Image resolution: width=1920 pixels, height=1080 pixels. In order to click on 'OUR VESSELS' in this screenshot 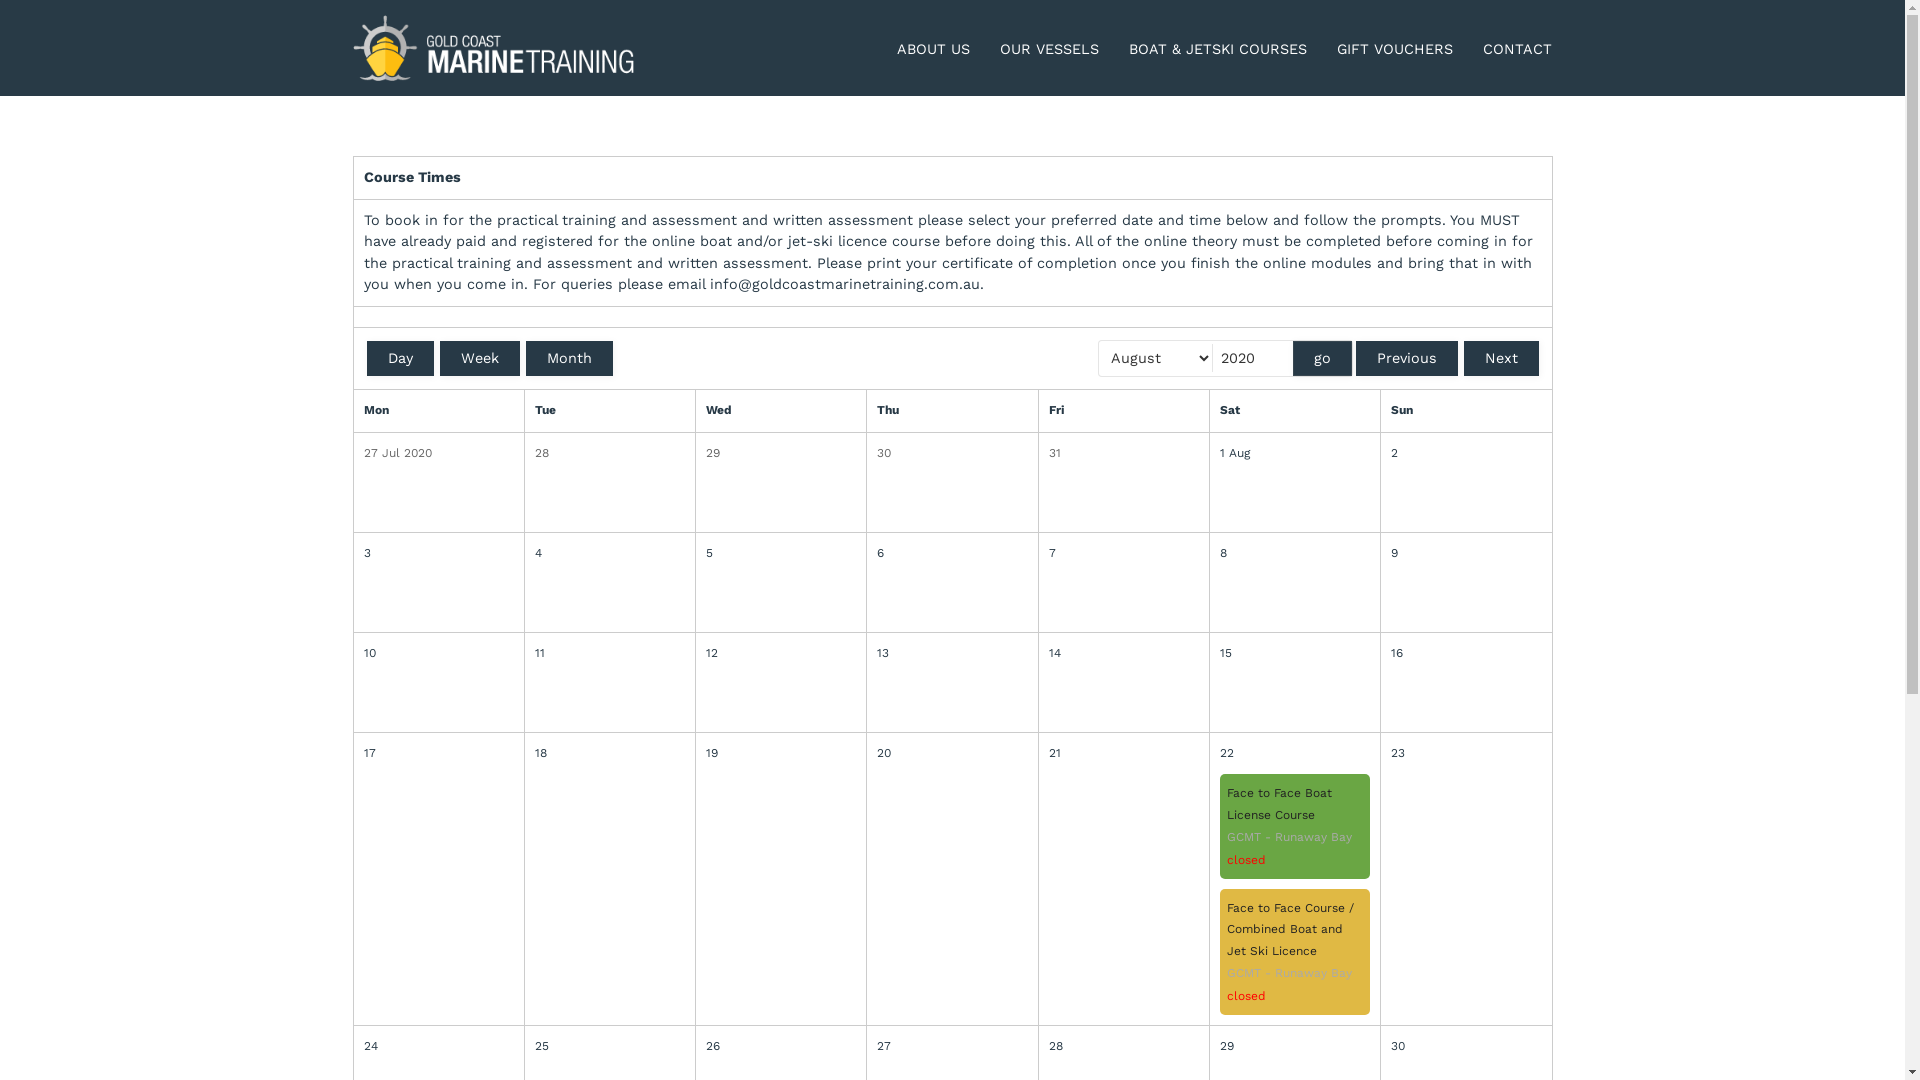, I will do `click(999, 49)`.